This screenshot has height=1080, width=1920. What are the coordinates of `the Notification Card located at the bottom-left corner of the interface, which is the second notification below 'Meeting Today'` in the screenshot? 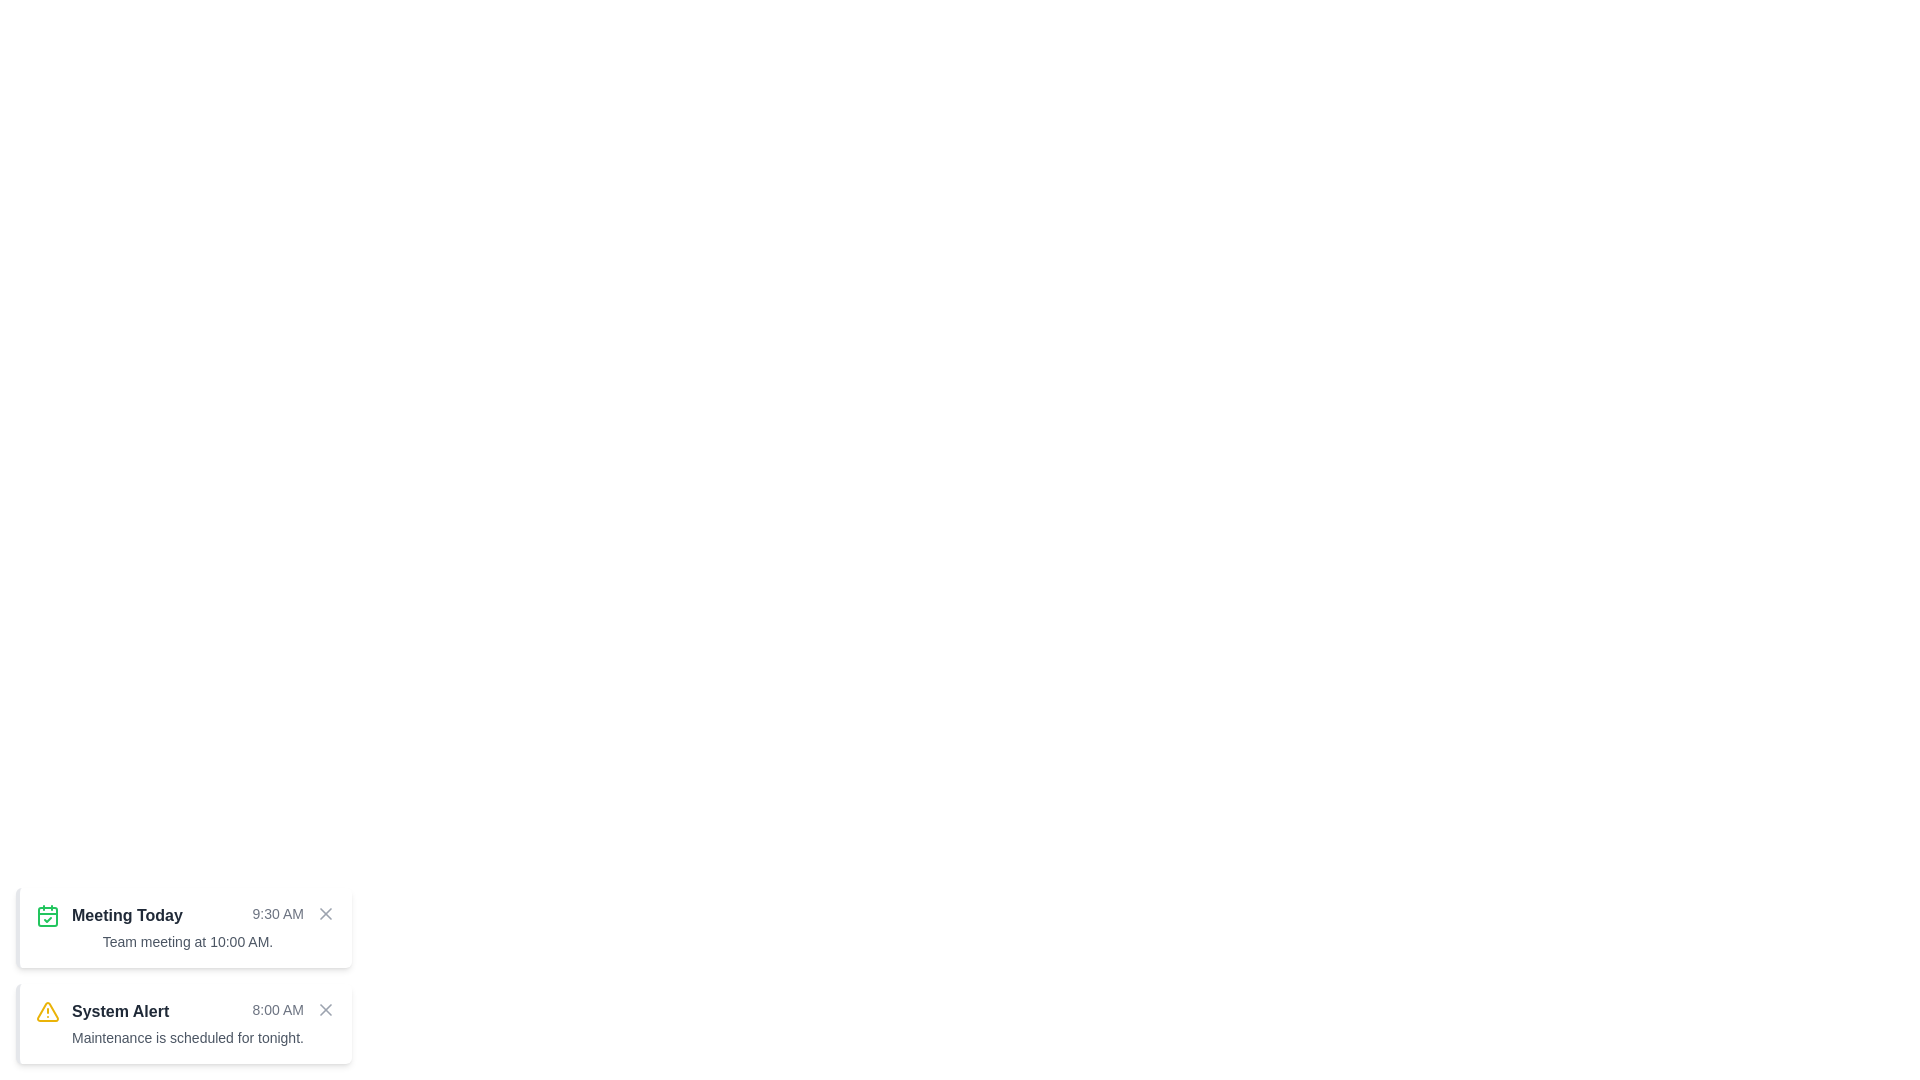 It's located at (183, 1023).